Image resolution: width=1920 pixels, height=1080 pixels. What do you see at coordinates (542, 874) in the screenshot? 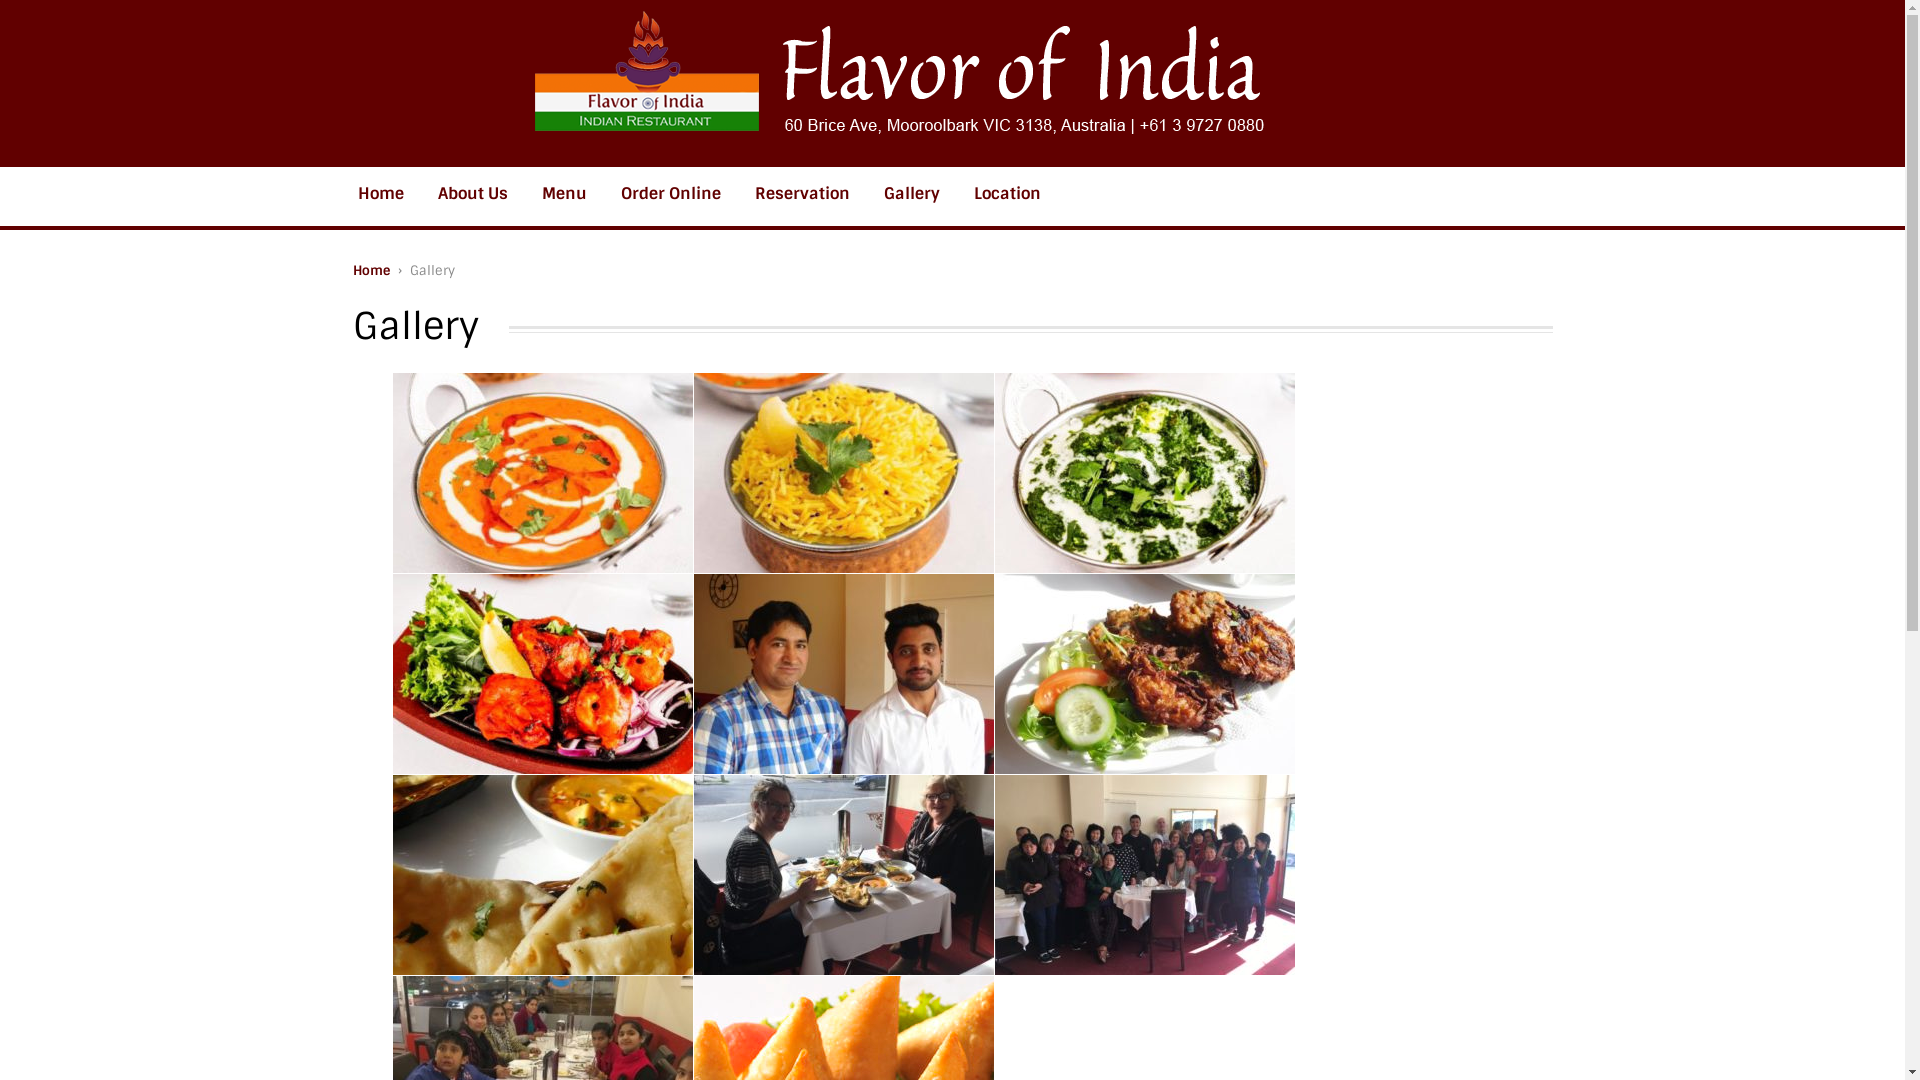
I see `'gal3'` at bounding box center [542, 874].